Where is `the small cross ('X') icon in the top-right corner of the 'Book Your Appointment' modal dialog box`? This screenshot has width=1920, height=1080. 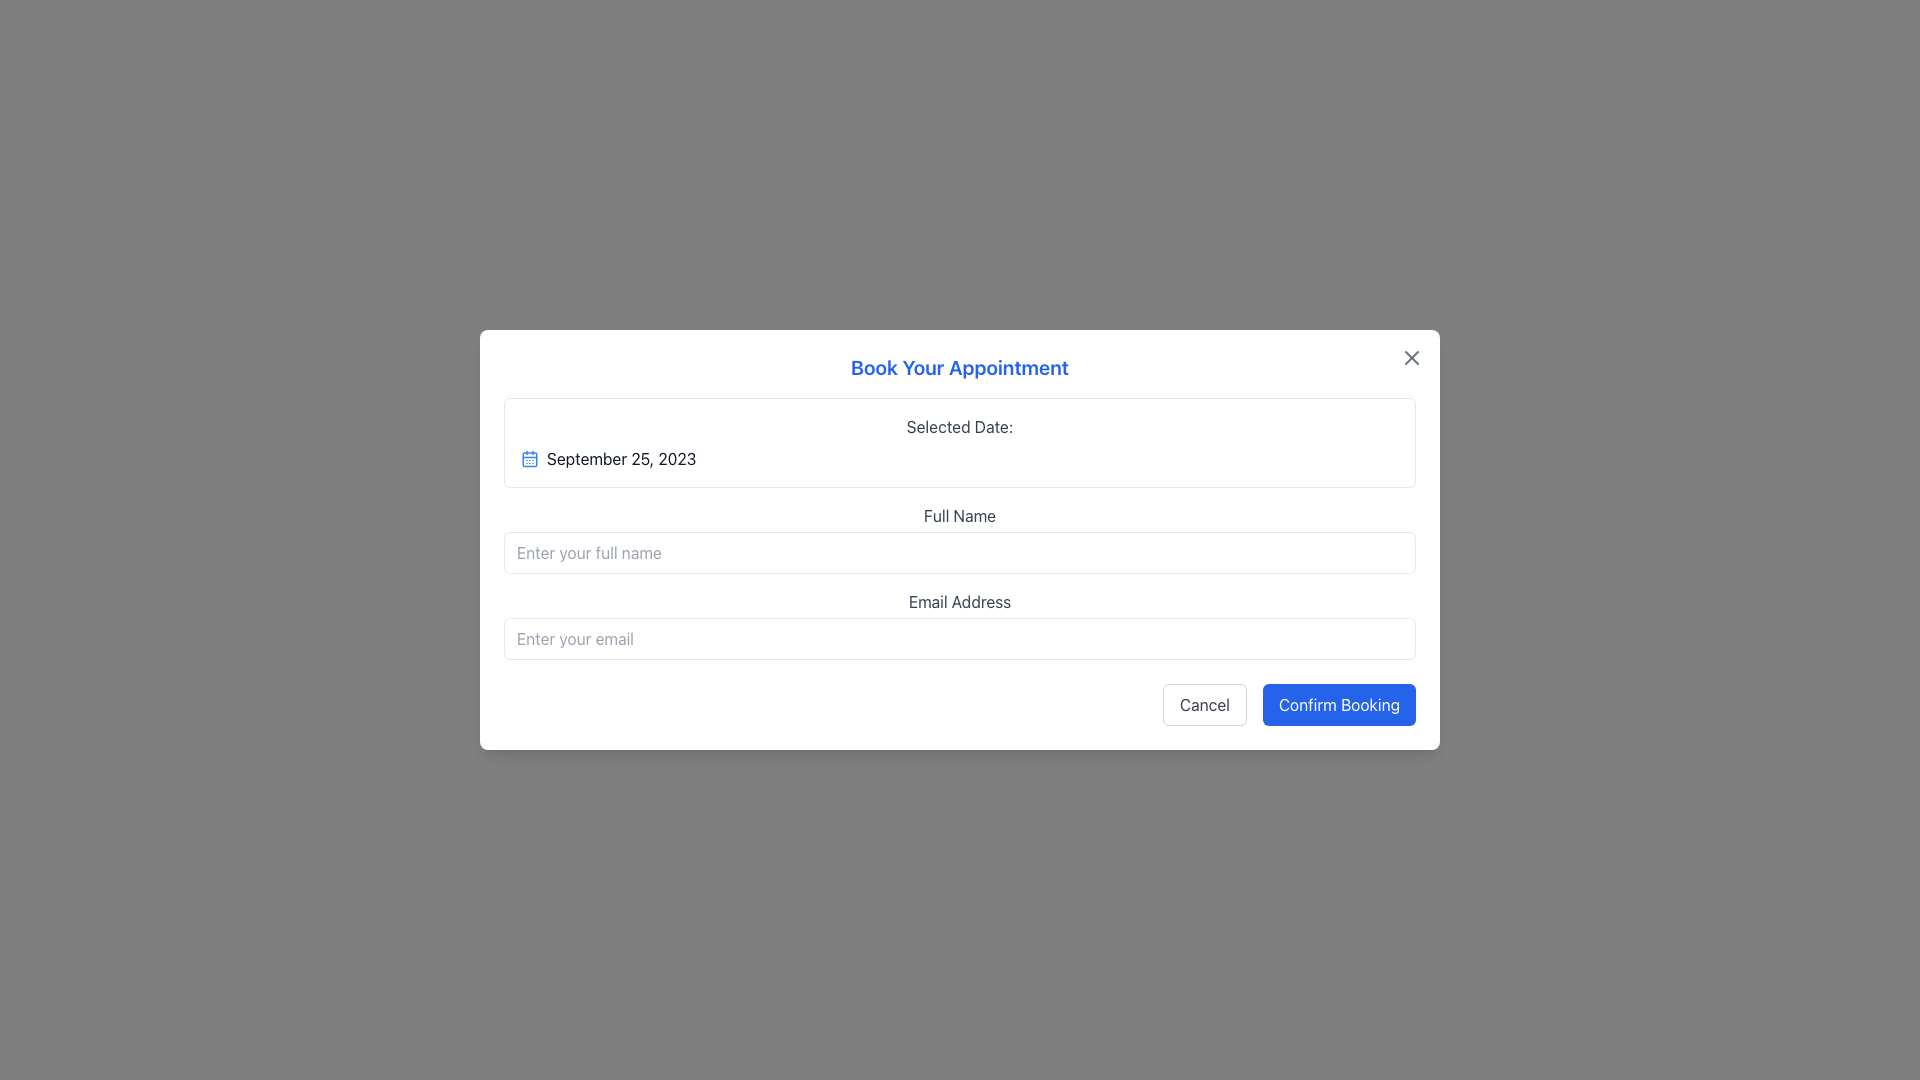 the small cross ('X') icon in the top-right corner of the 'Book Your Appointment' modal dialog box is located at coordinates (1410, 357).